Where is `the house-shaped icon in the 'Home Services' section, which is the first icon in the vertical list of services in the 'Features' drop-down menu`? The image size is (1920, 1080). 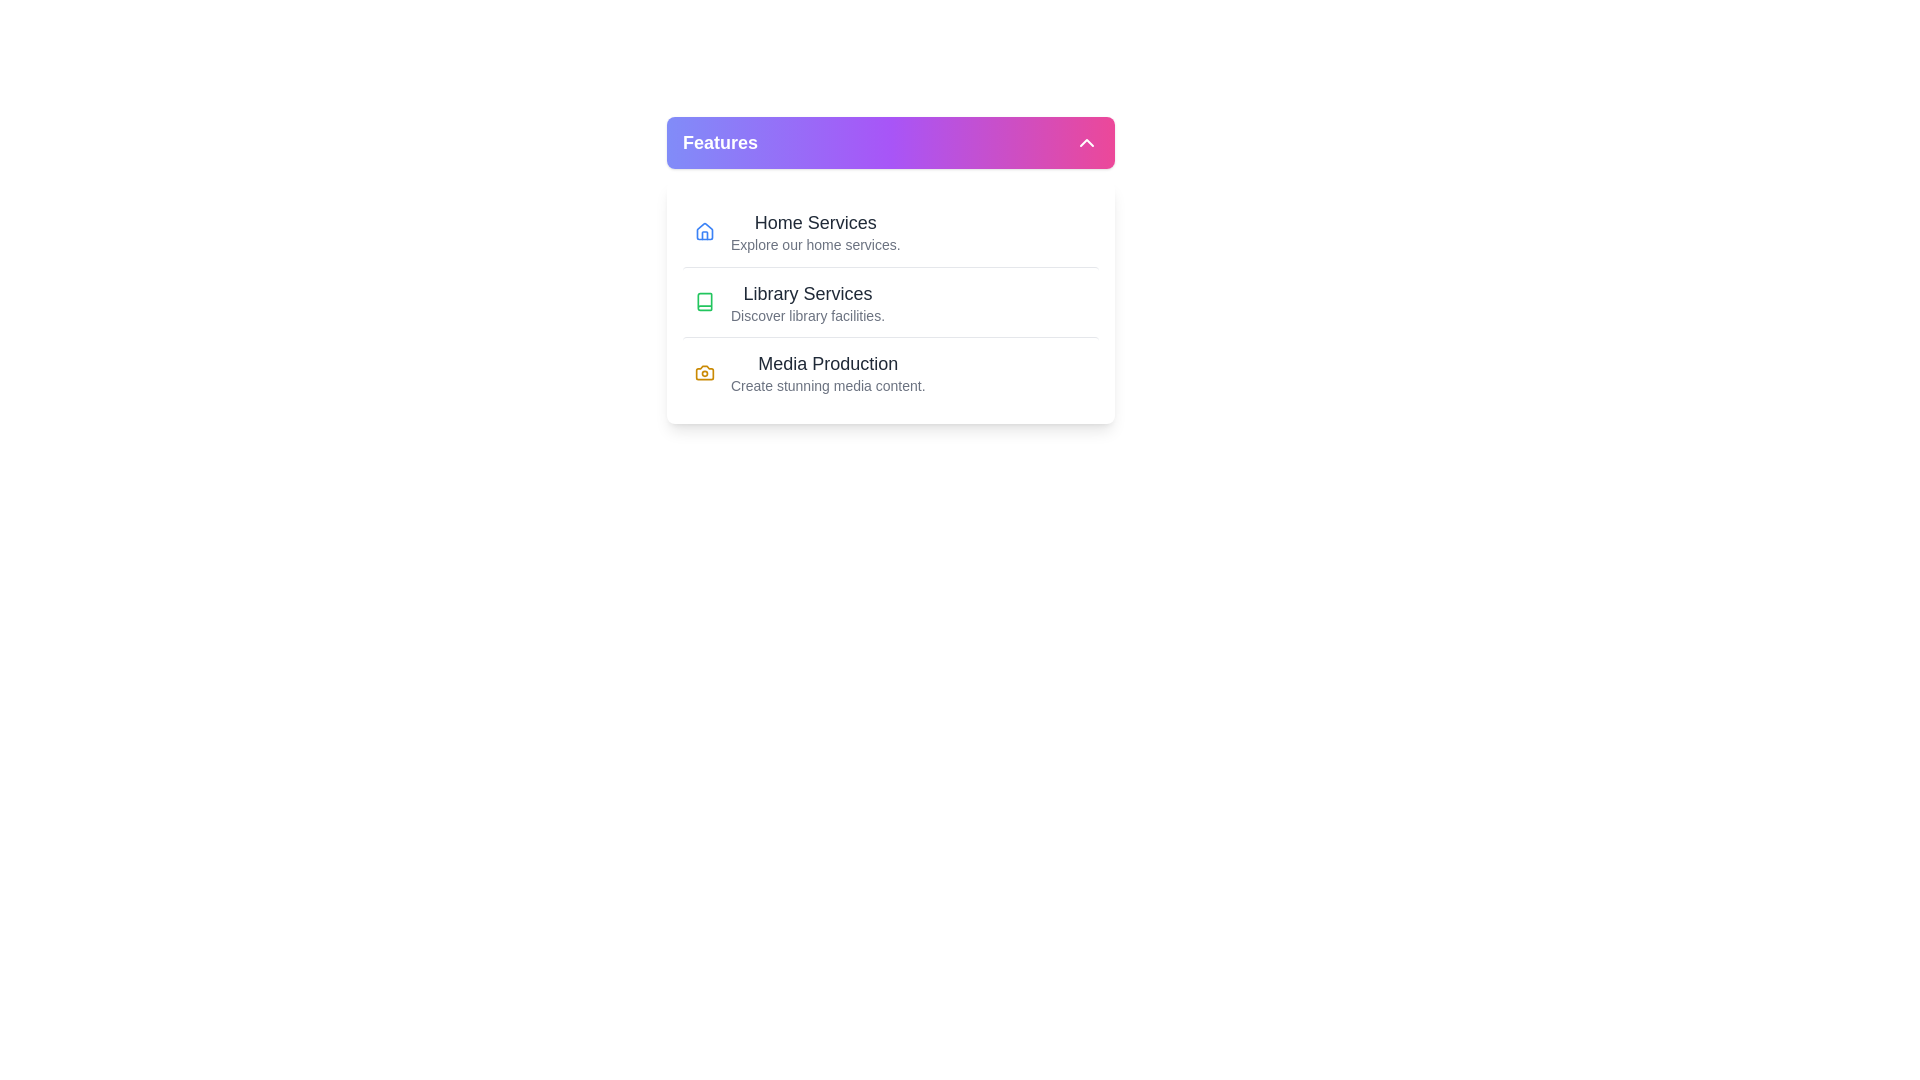
the house-shaped icon in the 'Home Services' section, which is the first icon in the vertical list of services in the 'Features' drop-down menu is located at coordinates (705, 230).